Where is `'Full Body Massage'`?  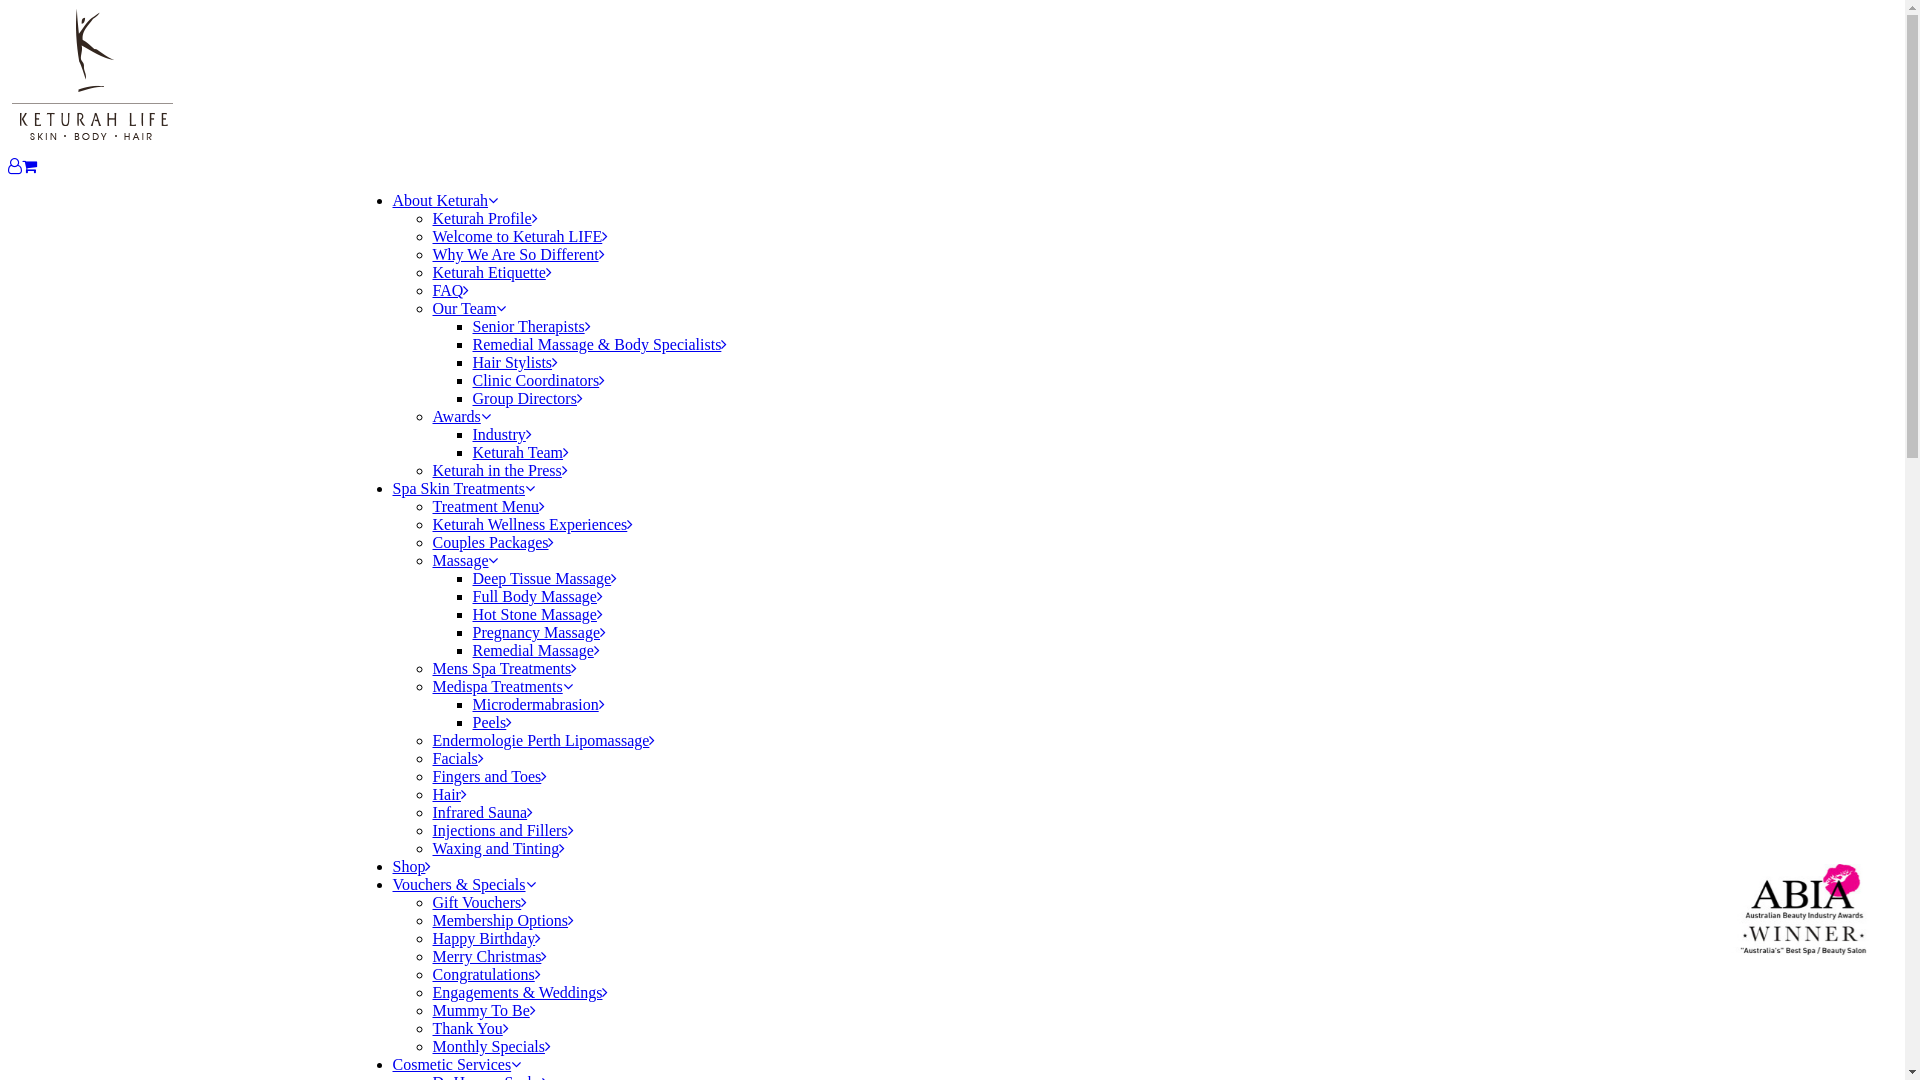 'Full Body Massage' is located at coordinates (537, 595).